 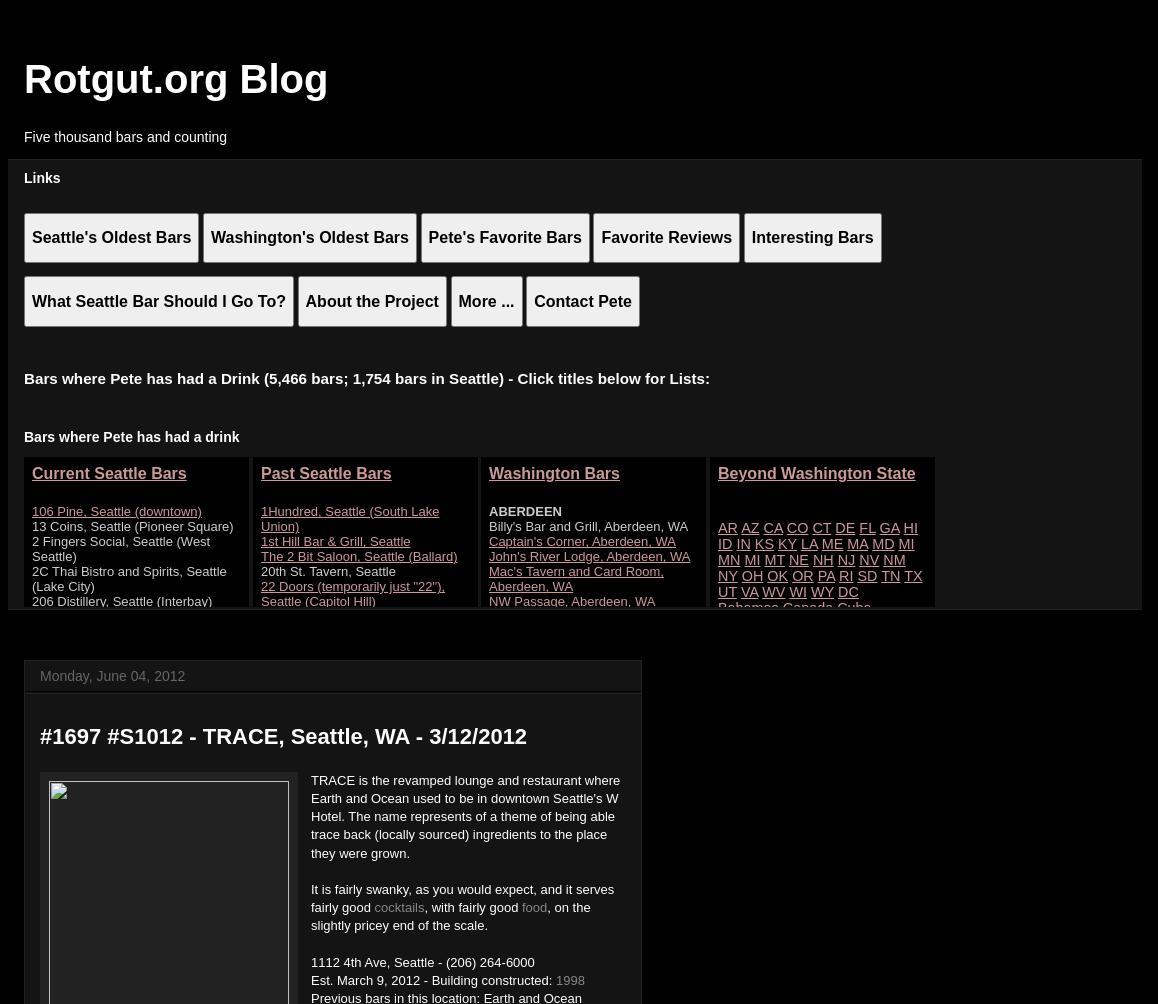 I want to click on 'Pete's Favorite Bars', so click(x=427, y=236).